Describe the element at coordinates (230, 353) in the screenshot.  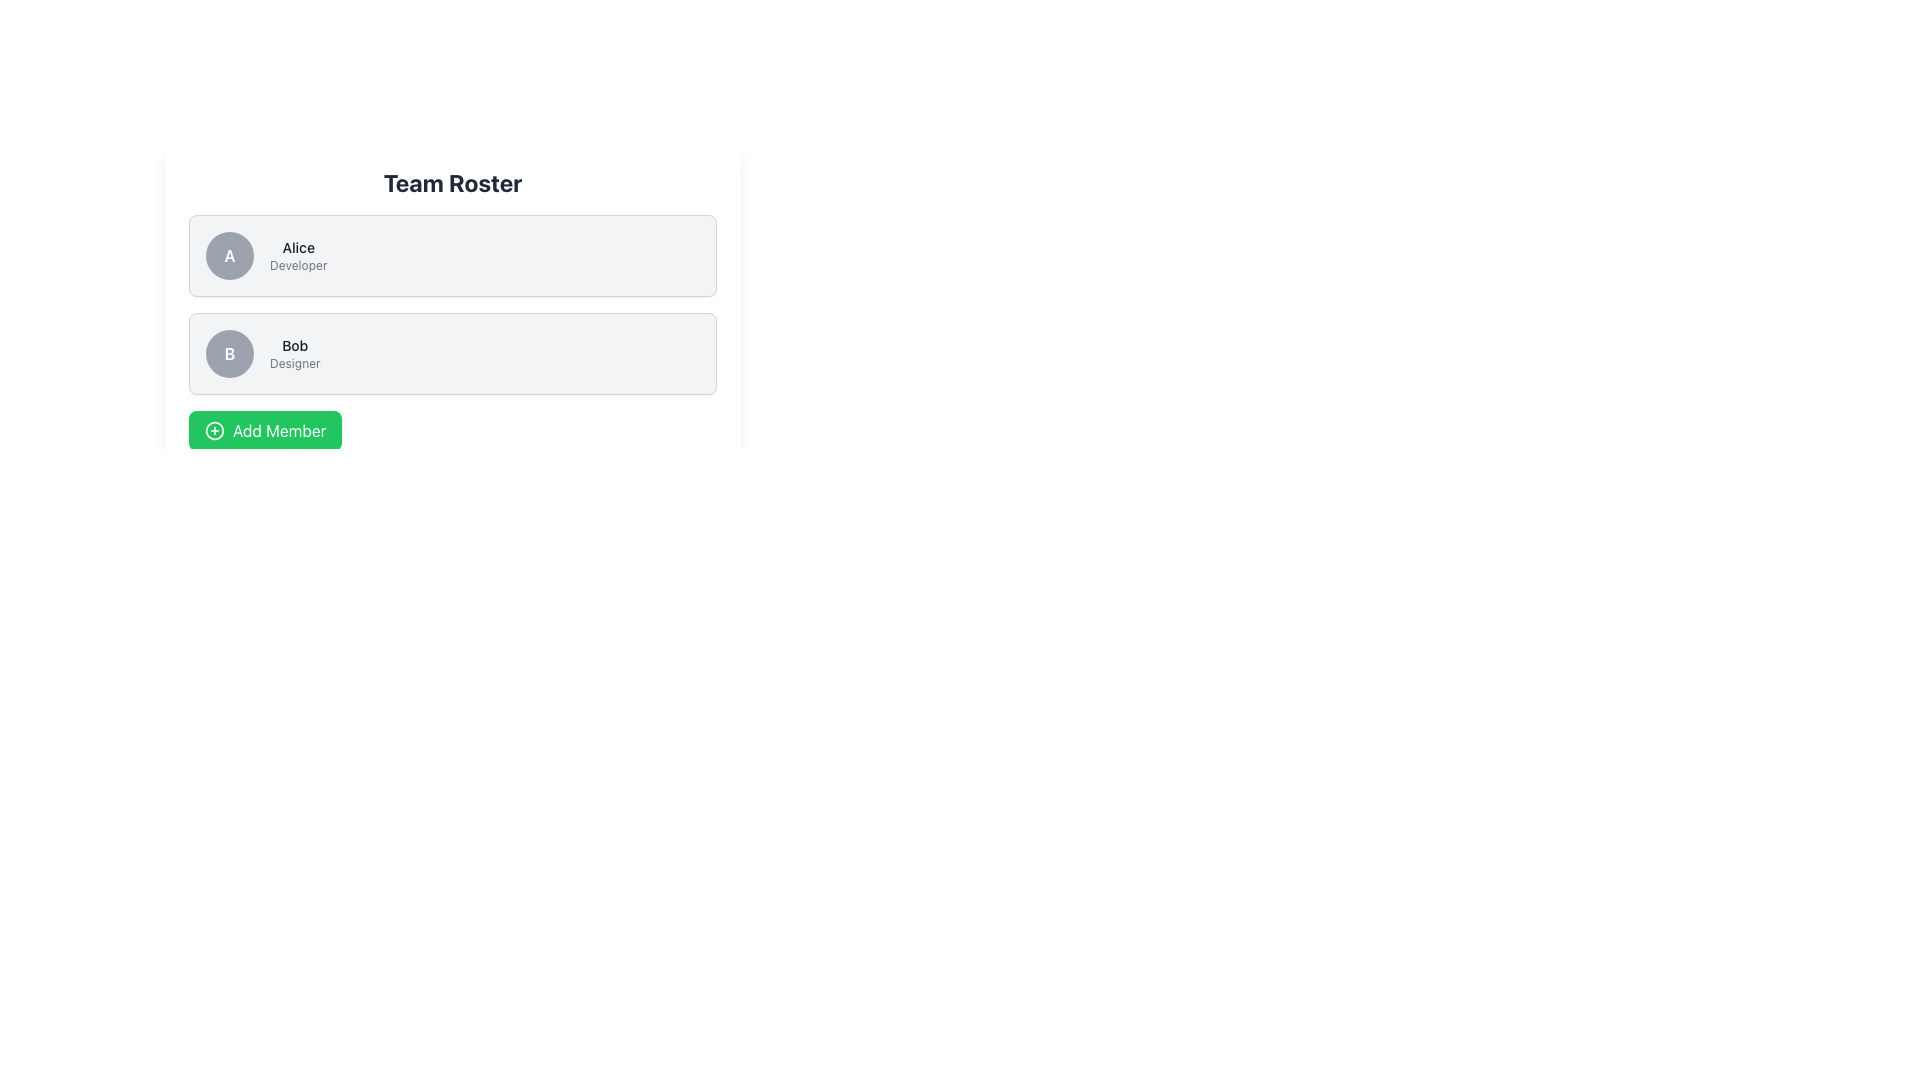
I see `the user avatar placeholder displaying the initial 'B' for the user Bob, located in the second user card of the 'Team Roster' interface` at that location.